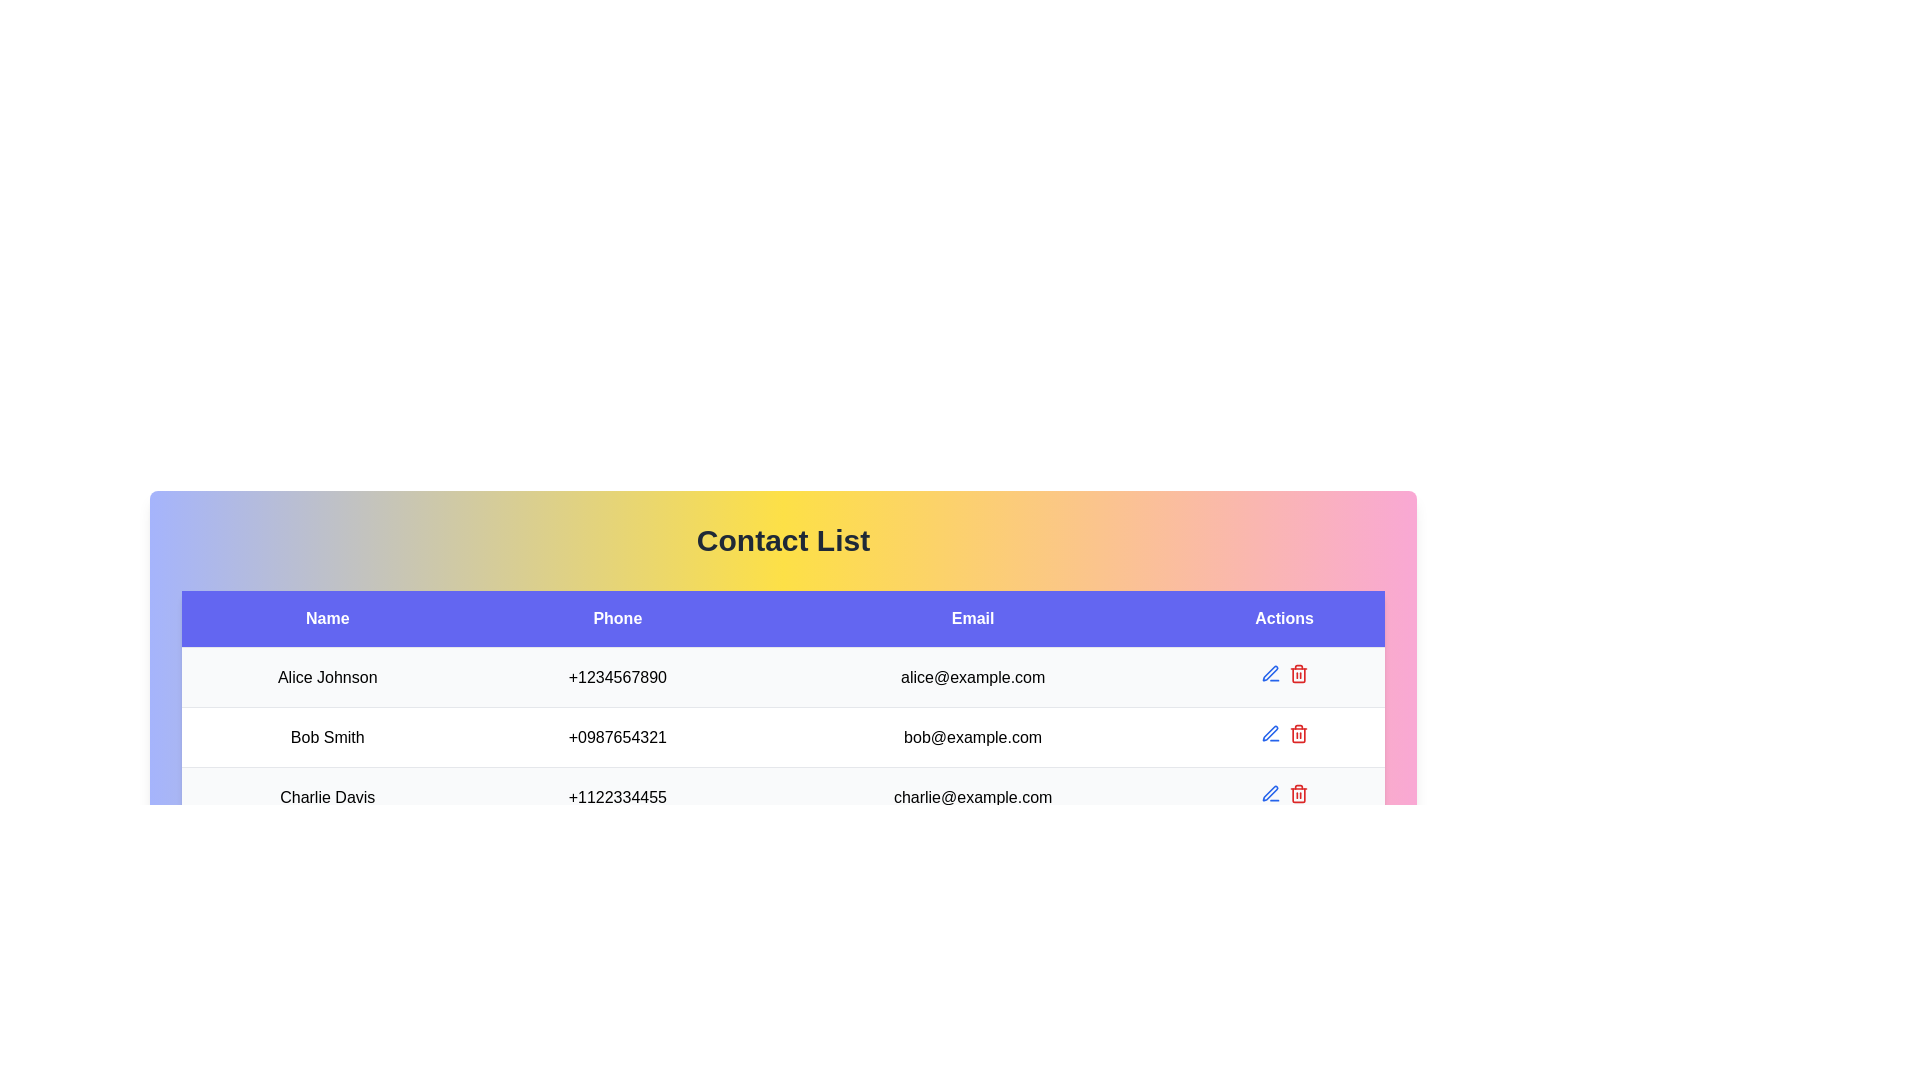 The height and width of the screenshot is (1080, 1920). What do you see at coordinates (782, 676) in the screenshot?
I see `on the first table row containing the name 'Alice Johnson', phone number '+1234567890', and email 'alice@example.com' for specific actions` at bounding box center [782, 676].